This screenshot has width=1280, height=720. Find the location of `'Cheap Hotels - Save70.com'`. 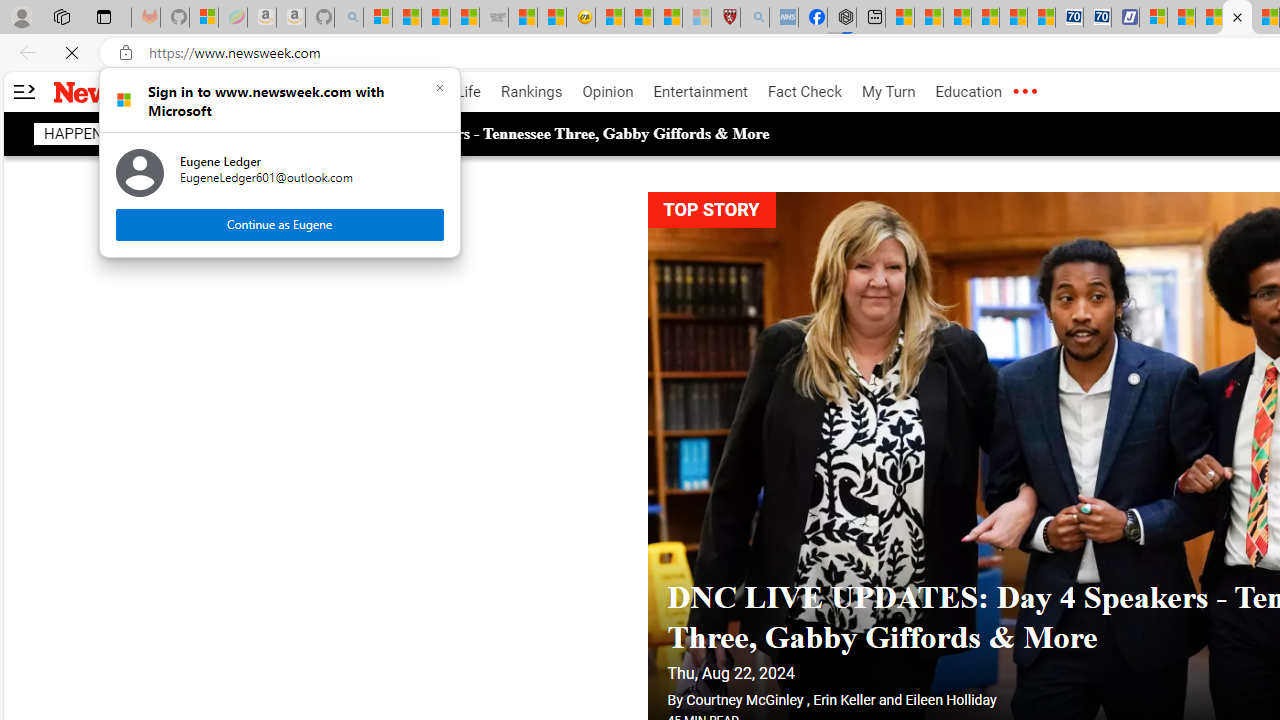

'Cheap Hotels - Save70.com' is located at coordinates (1096, 17).